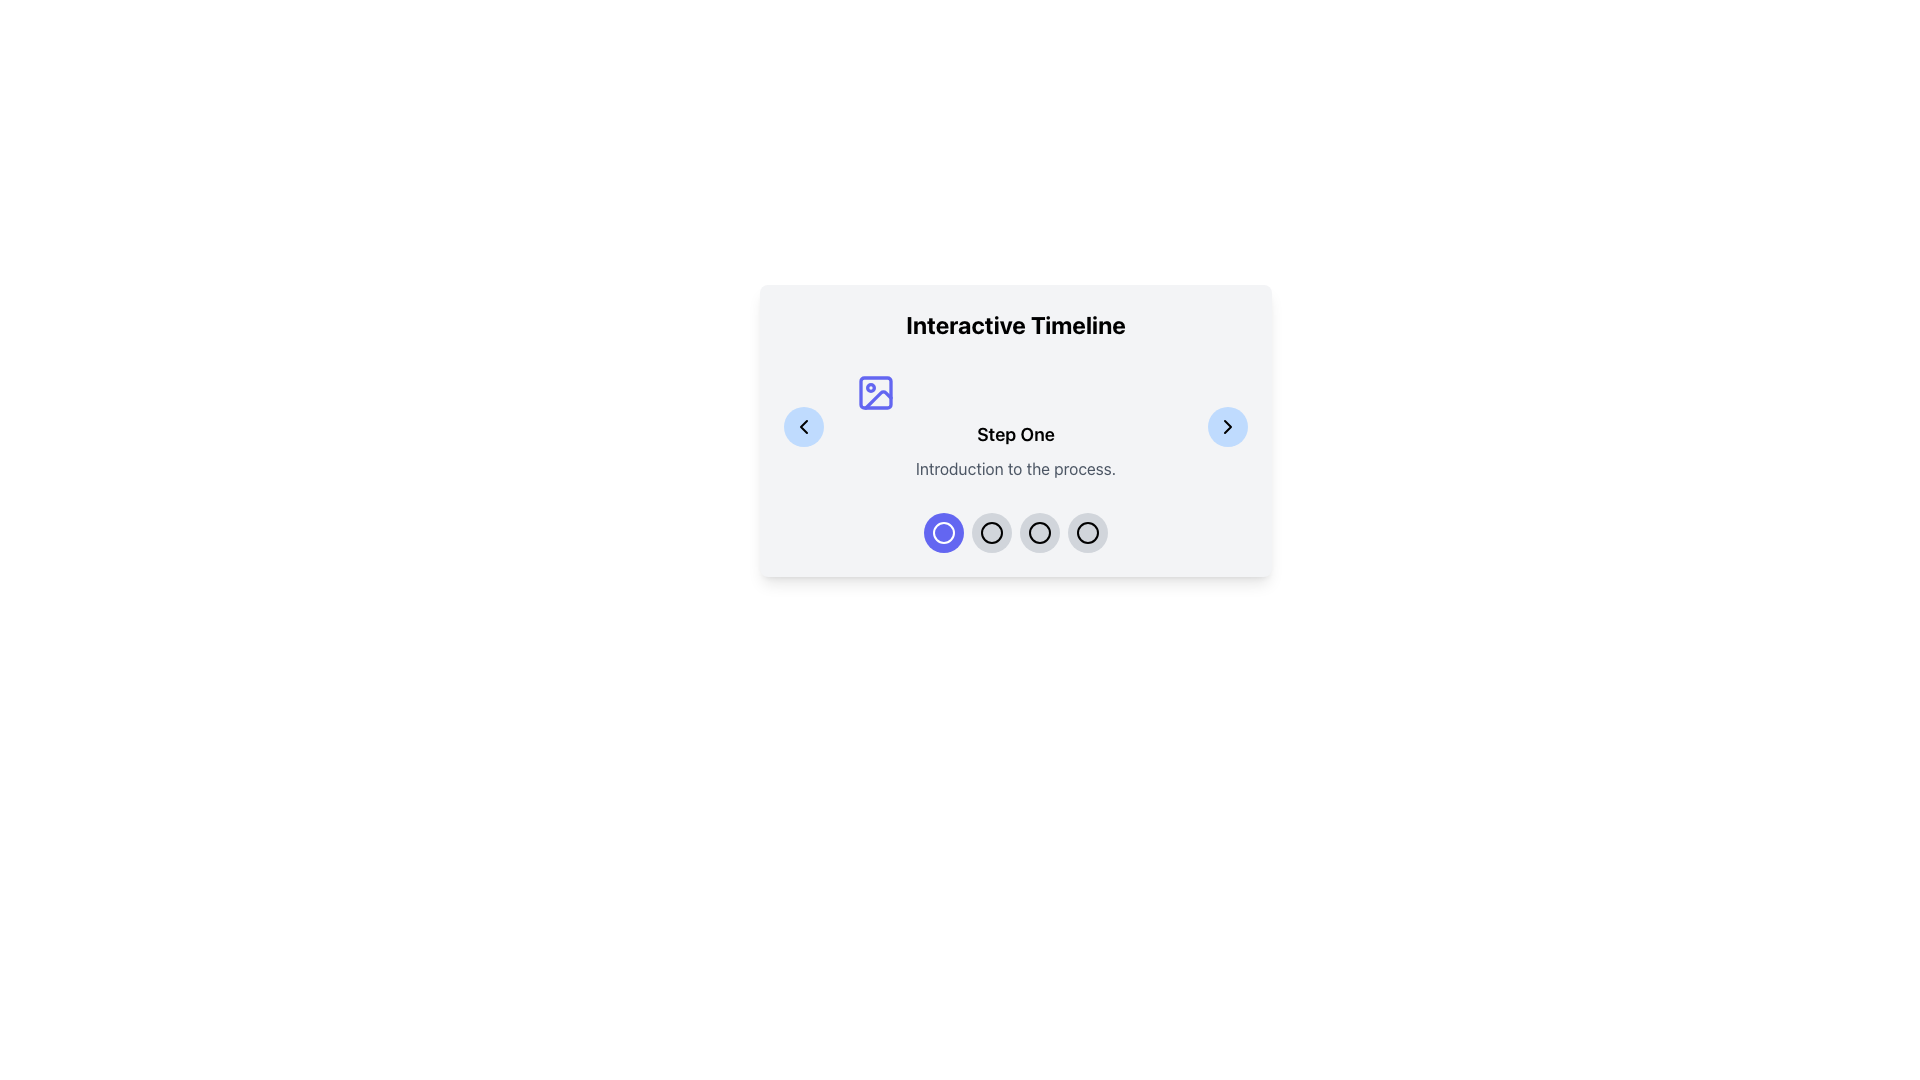 The image size is (1920, 1080). What do you see at coordinates (804, 426) in the screenshot?
I see `the circular button containing a left-facing chevron SVG icon for navigation, located to the left of the navigation buttons` at bounding box center [804, 426].